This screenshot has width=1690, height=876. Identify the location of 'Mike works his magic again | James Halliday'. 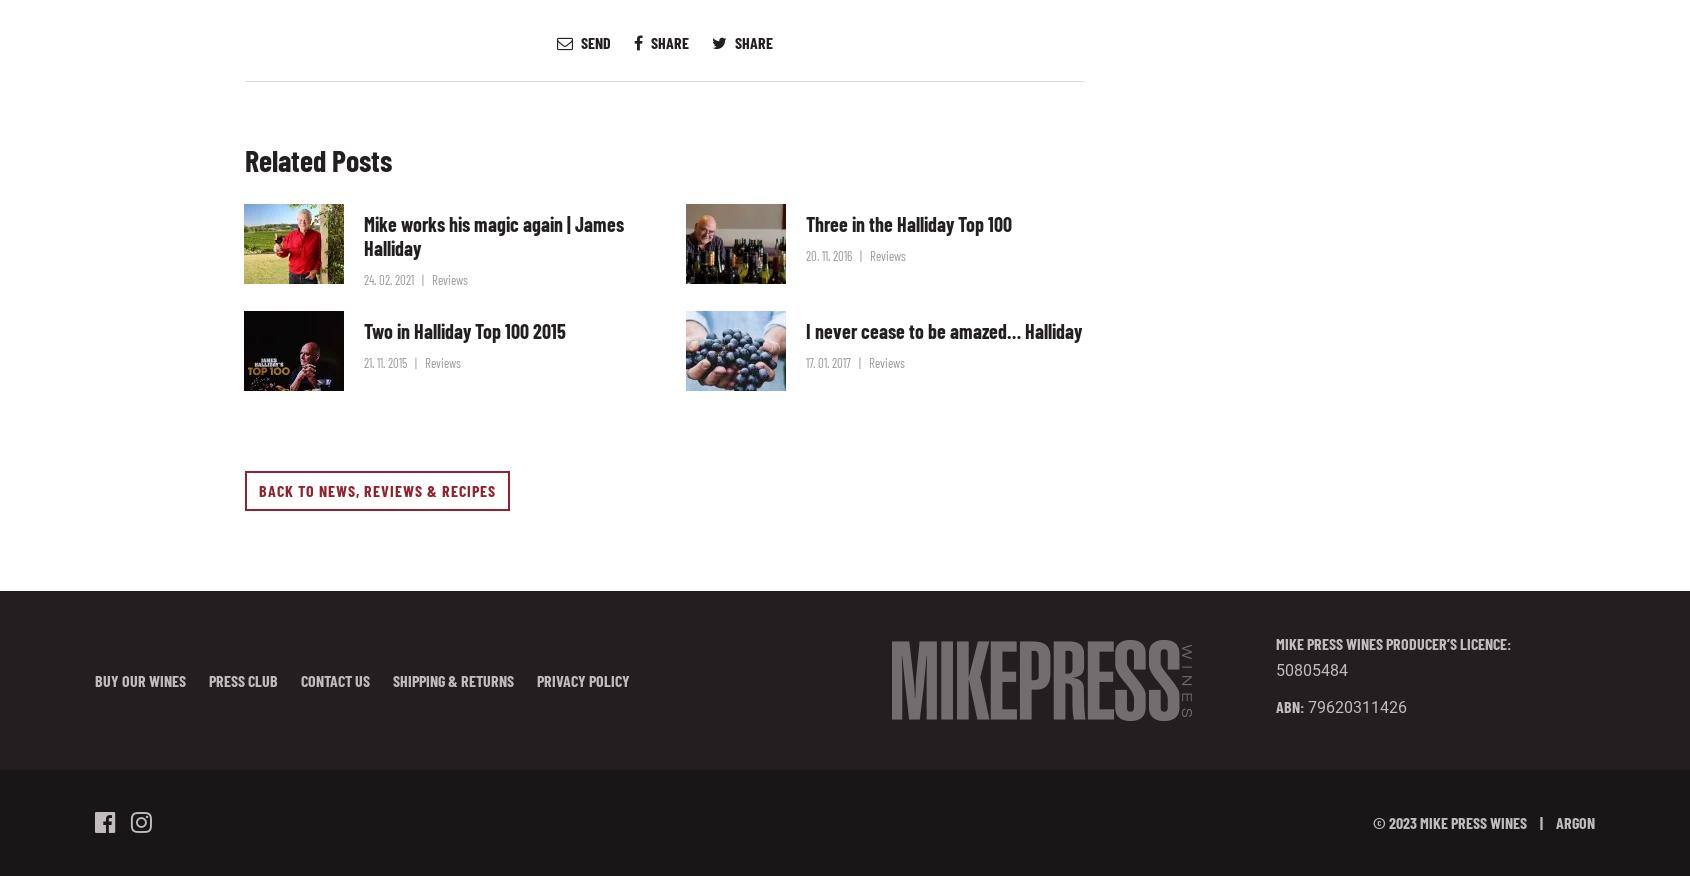
(363, 234).